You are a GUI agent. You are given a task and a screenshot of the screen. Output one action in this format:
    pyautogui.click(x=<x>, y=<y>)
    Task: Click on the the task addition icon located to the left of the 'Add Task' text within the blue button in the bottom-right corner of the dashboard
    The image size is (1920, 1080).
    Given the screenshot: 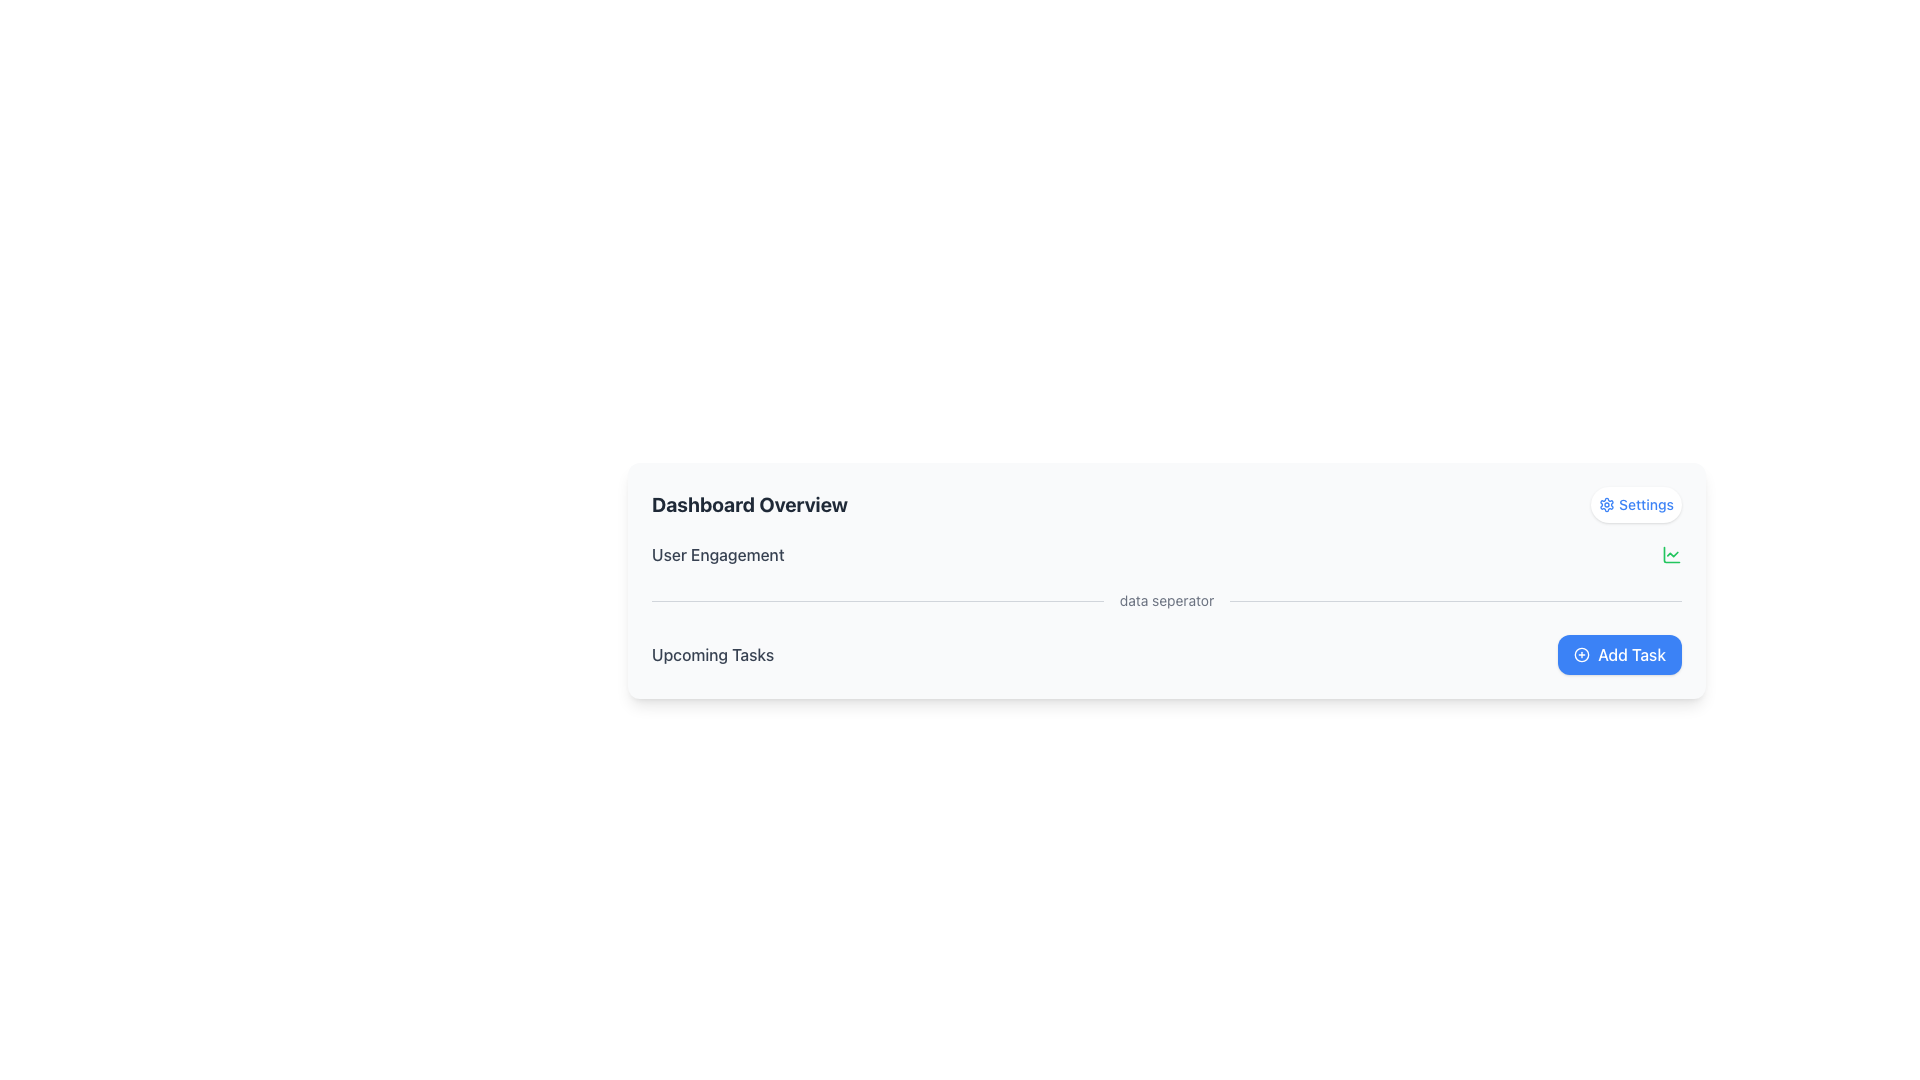 What is the action you would take?
    pyautogui.click(x=1581, y=655)
    